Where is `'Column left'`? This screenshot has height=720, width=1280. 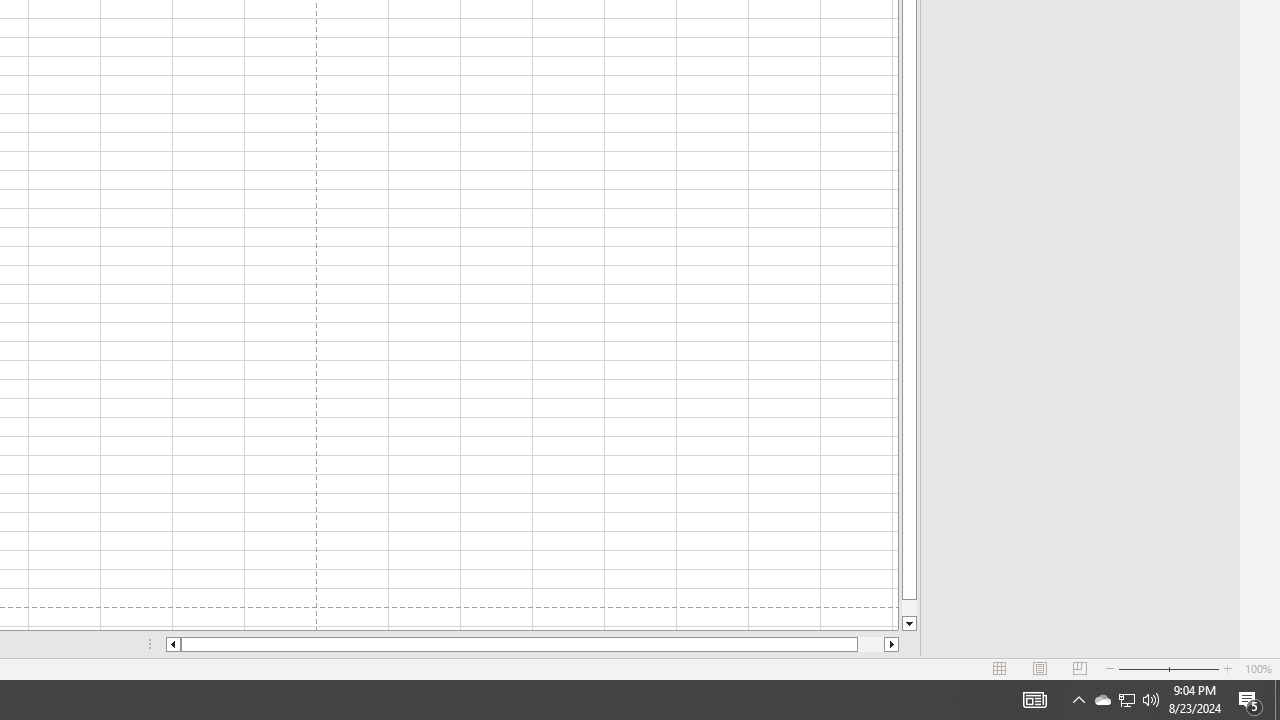
'Column left' is located at coordinates (172, 644).